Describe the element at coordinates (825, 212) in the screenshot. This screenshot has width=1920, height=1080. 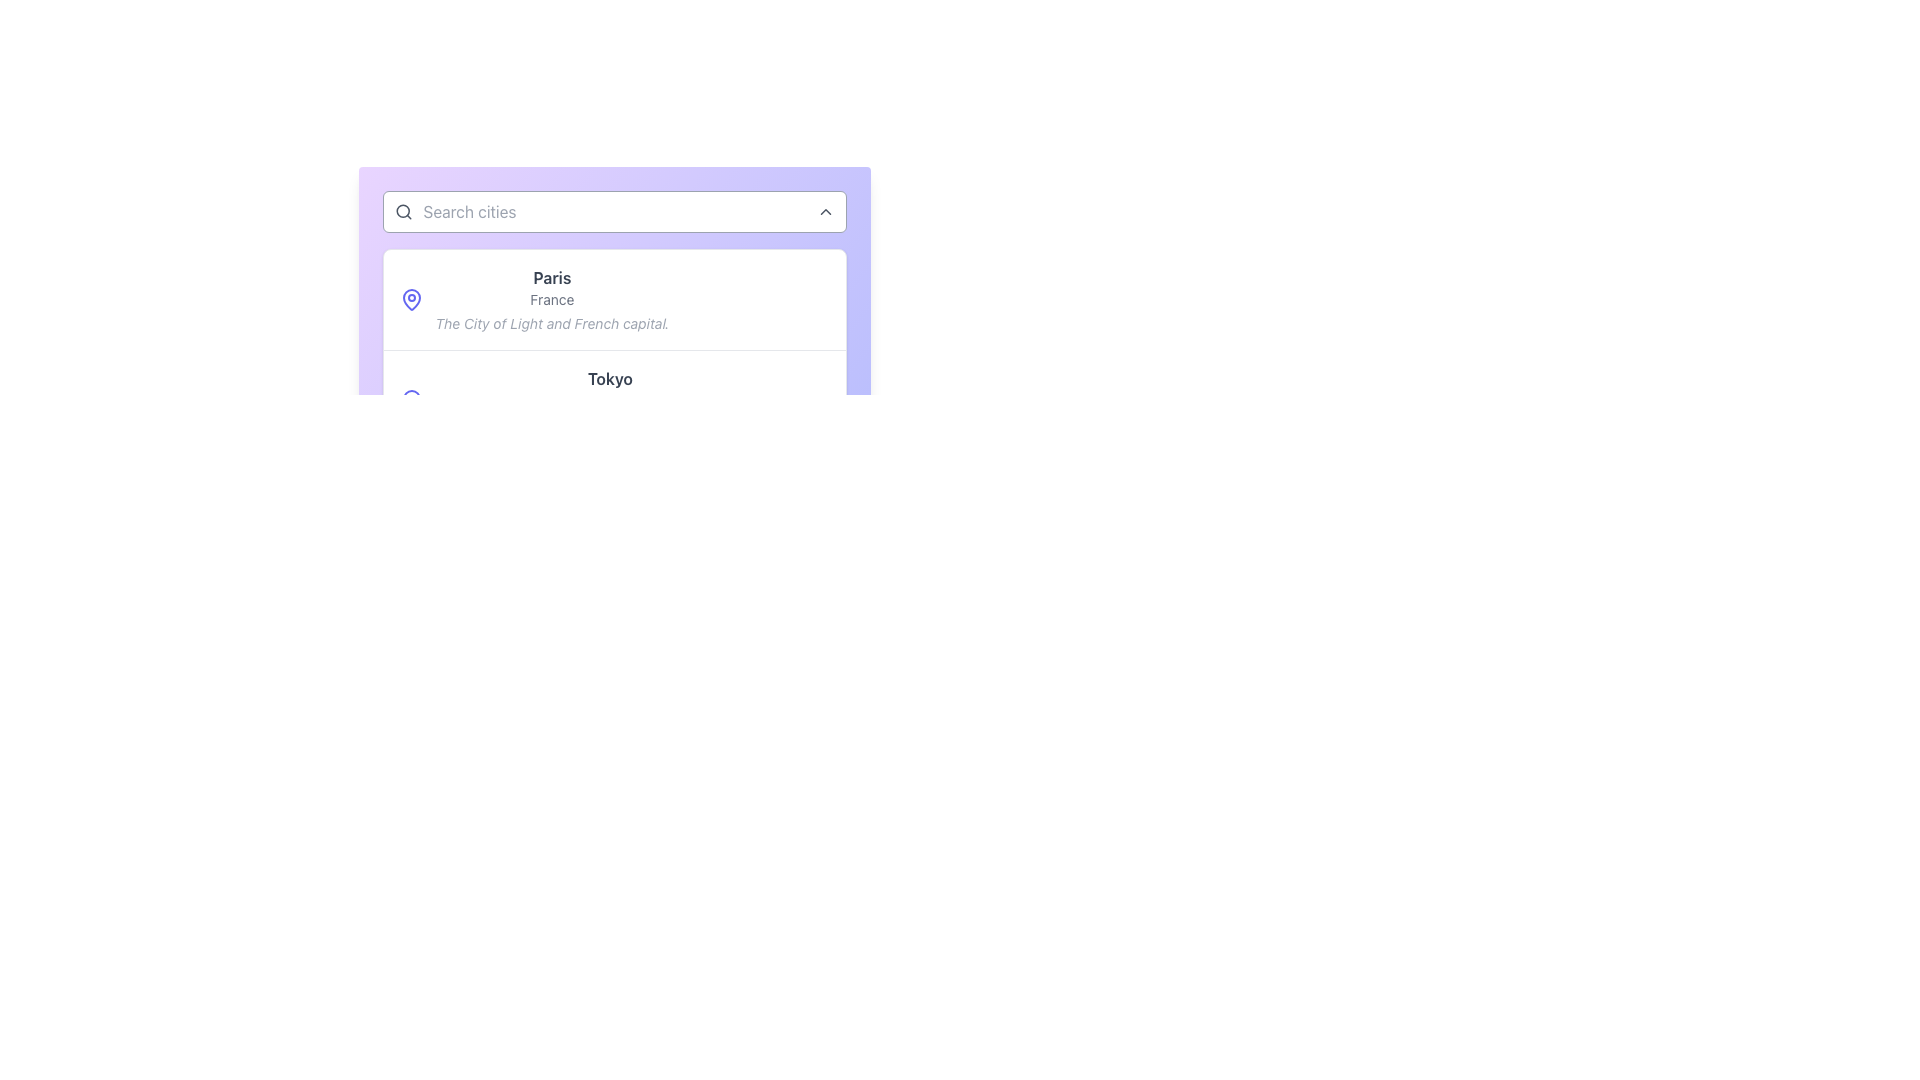
I see `the button that collapses or minimizes the expanded dropdown or search results menu, located at the top-right corner of the input field` at that location.